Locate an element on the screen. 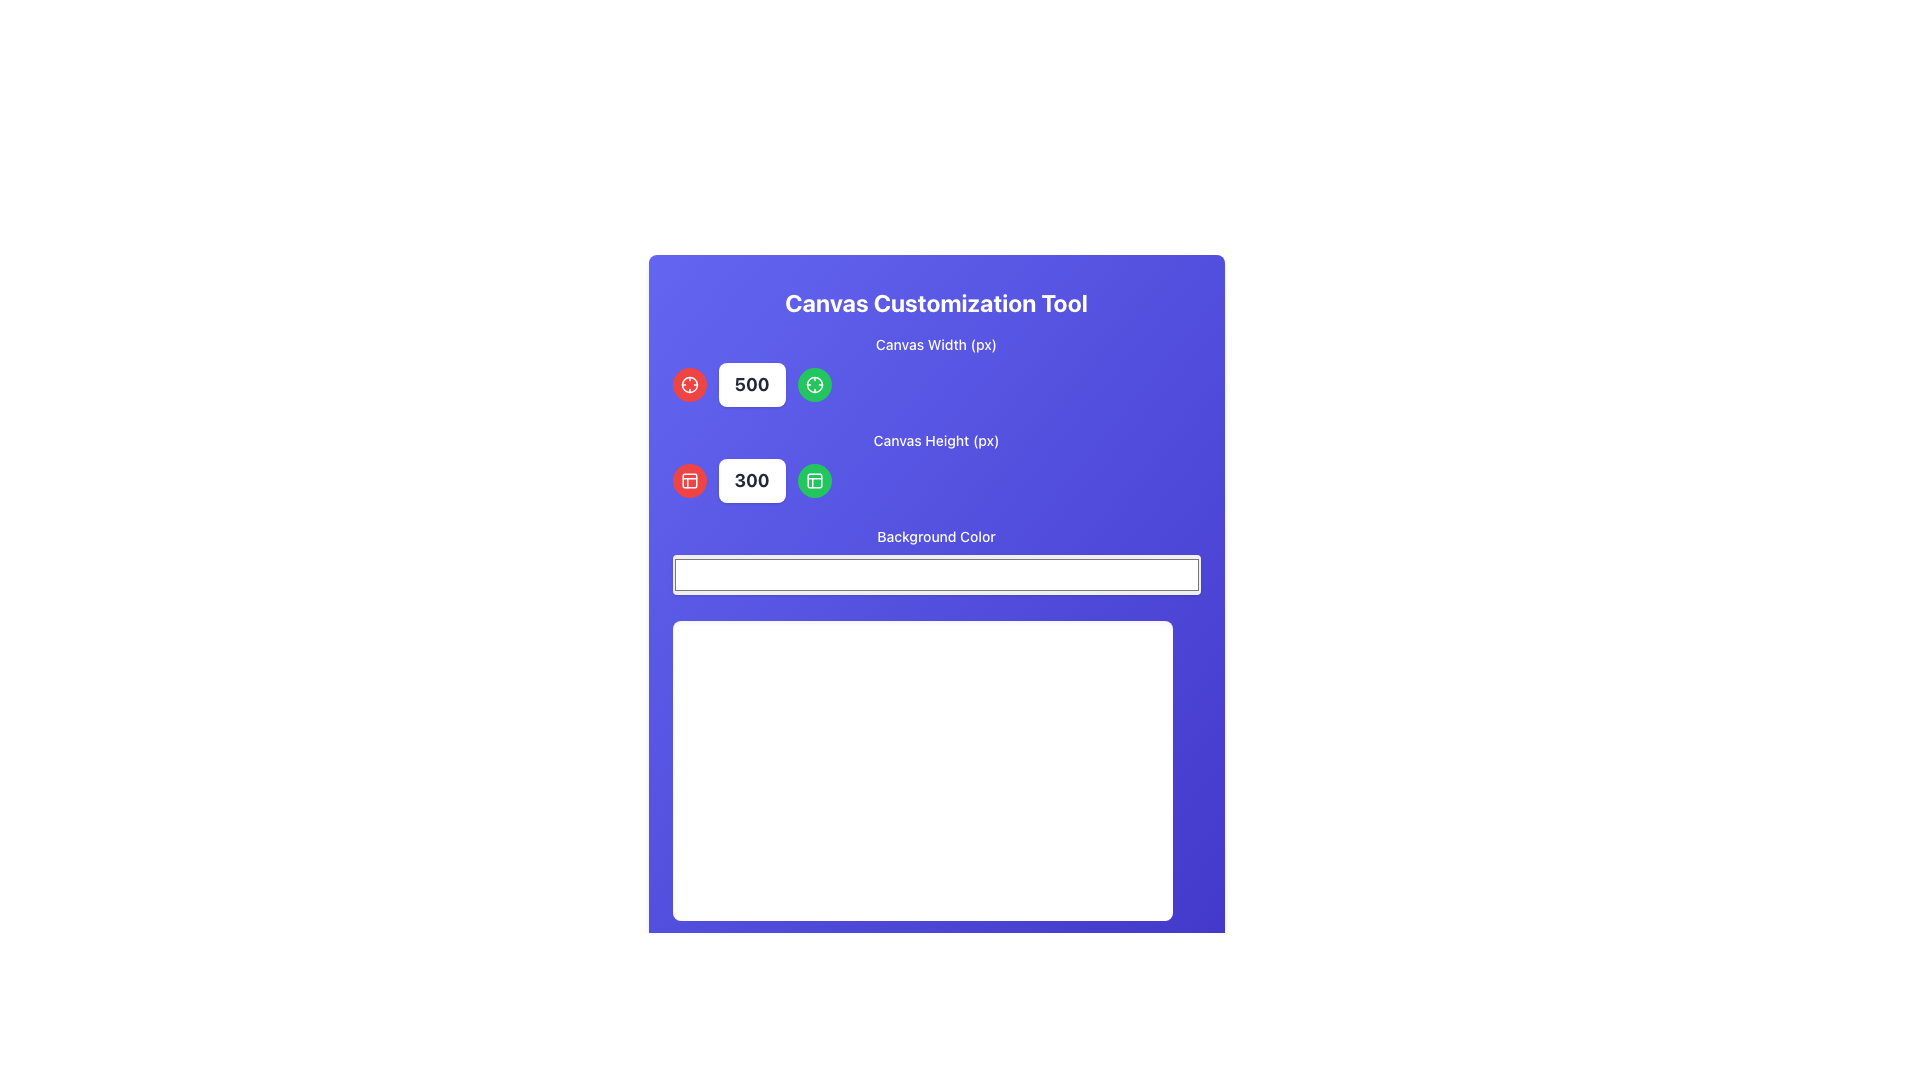 This screenshot has height=1080, width=1920. the reset button for the canvas width parameter, which is the first button in the top row of controls, located to the left of the '500' input field under the 'Canvas Width (px)' section is located at coordinates (689, 385).